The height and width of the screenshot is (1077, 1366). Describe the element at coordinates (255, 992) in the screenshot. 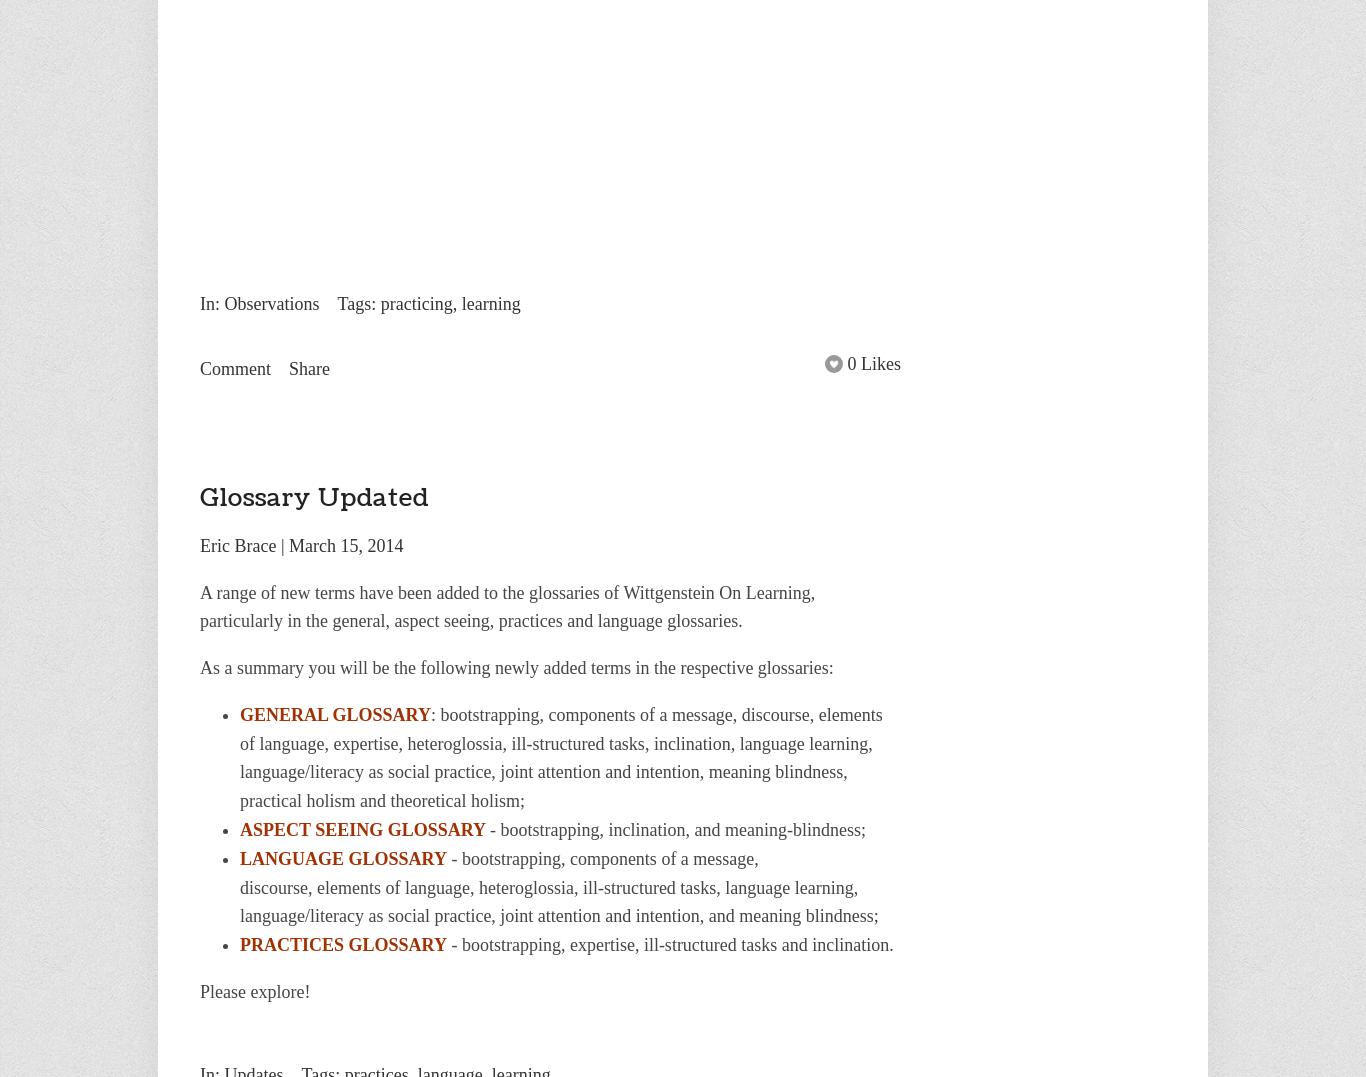

I see `'Please explore!'` at that location.